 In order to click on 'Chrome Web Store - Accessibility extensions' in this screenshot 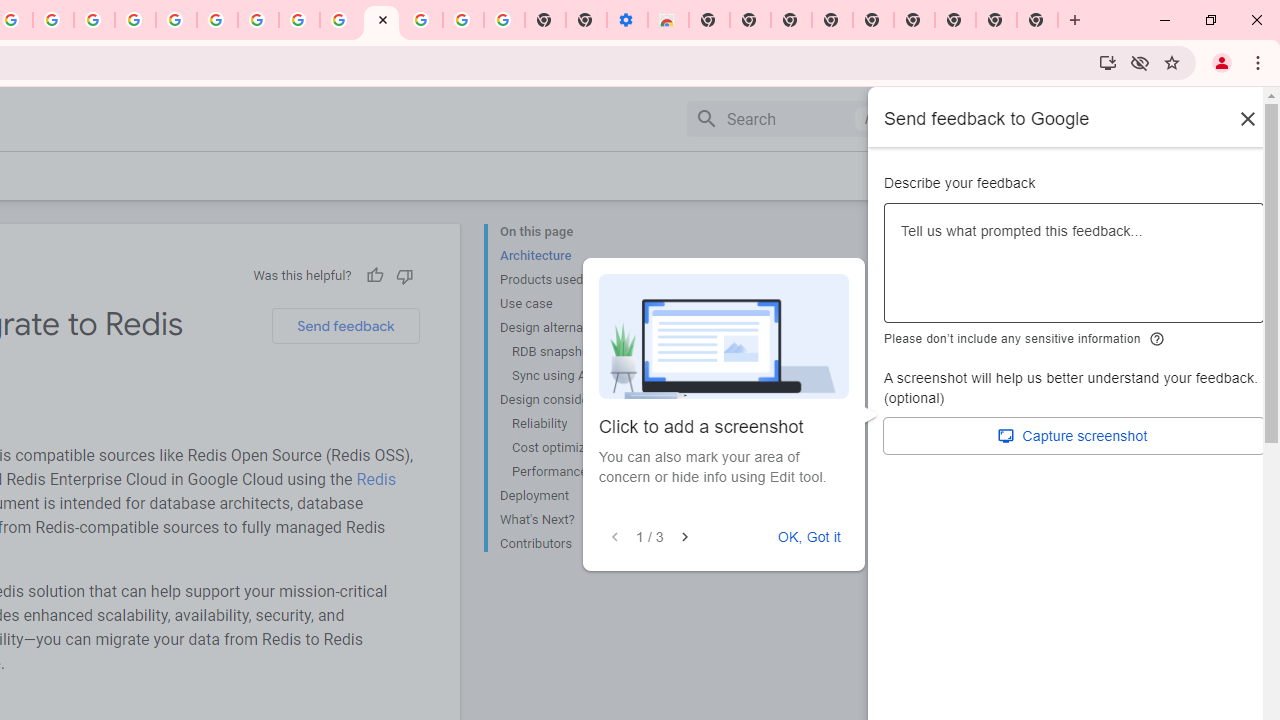, I will do `click(668, 20)`.